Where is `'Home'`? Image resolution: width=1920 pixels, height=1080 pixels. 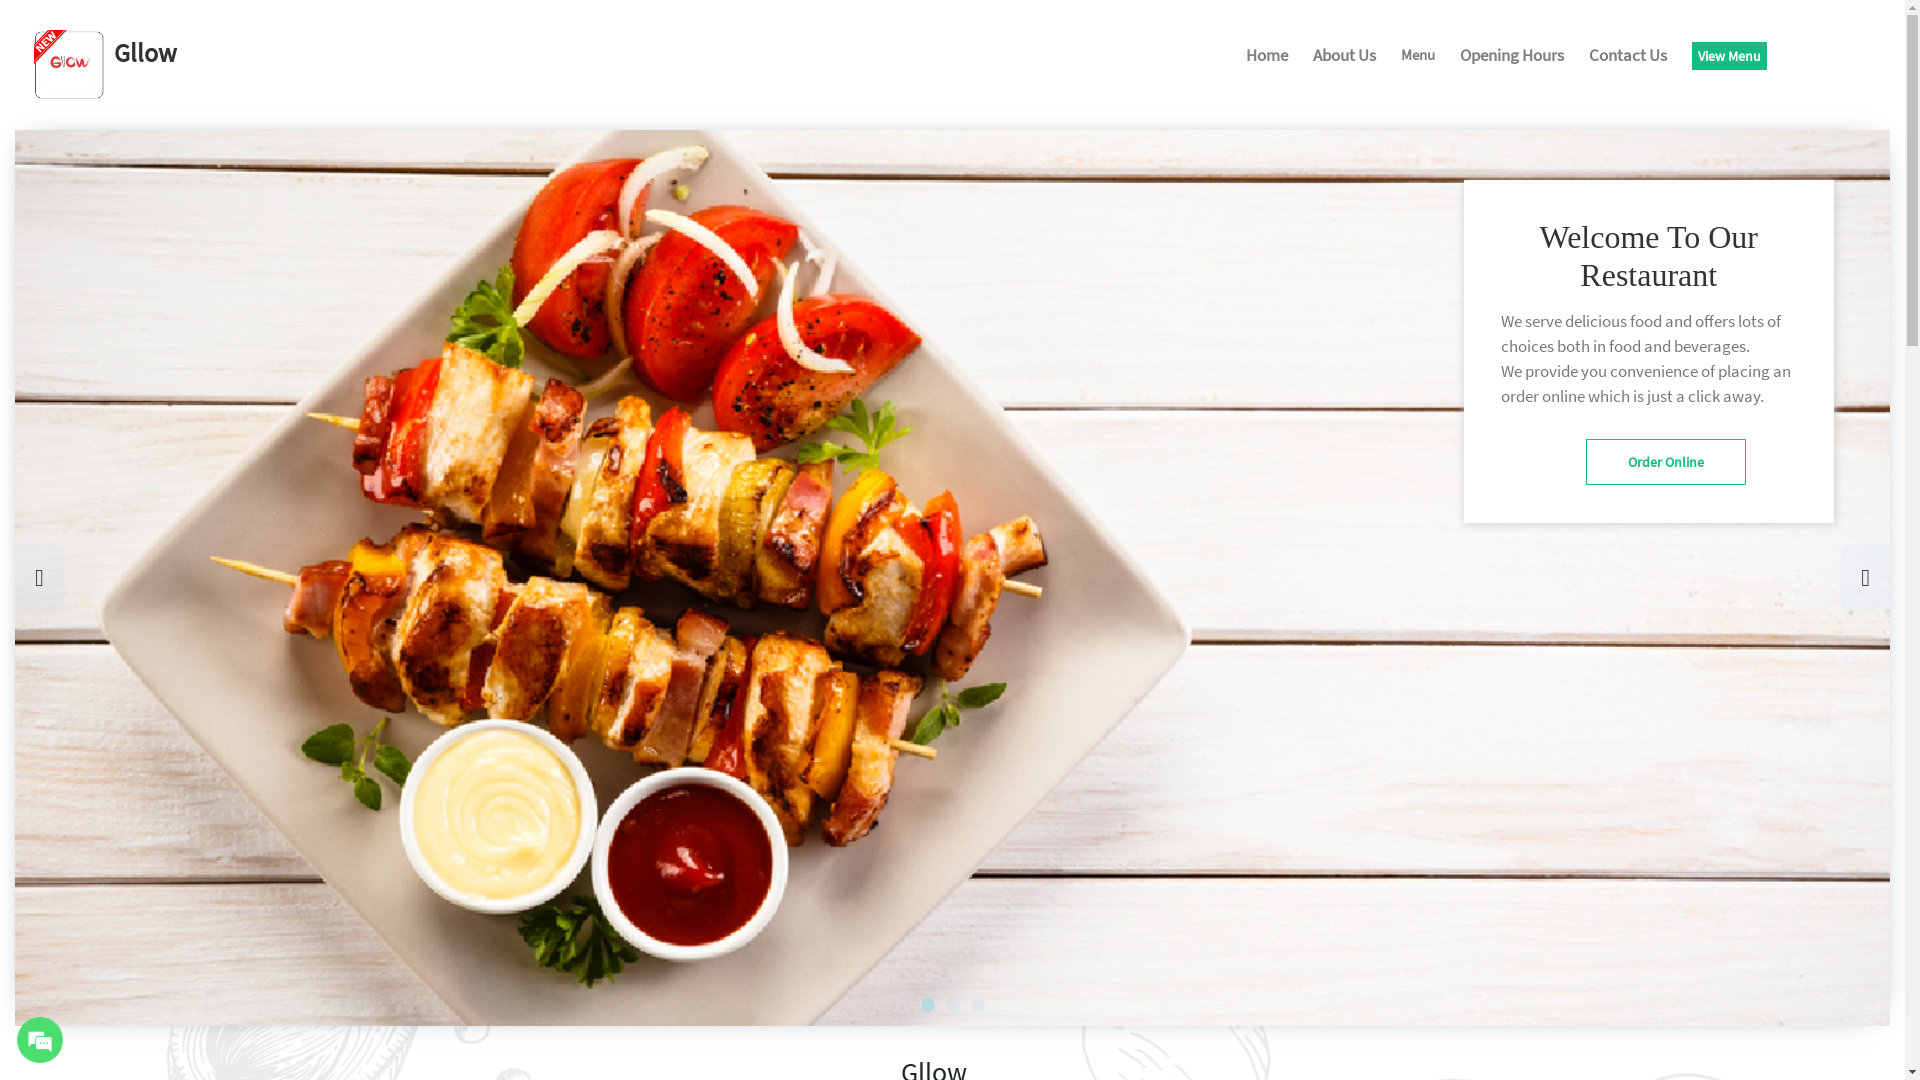 'Home' is located at coordinates (1266, 56).